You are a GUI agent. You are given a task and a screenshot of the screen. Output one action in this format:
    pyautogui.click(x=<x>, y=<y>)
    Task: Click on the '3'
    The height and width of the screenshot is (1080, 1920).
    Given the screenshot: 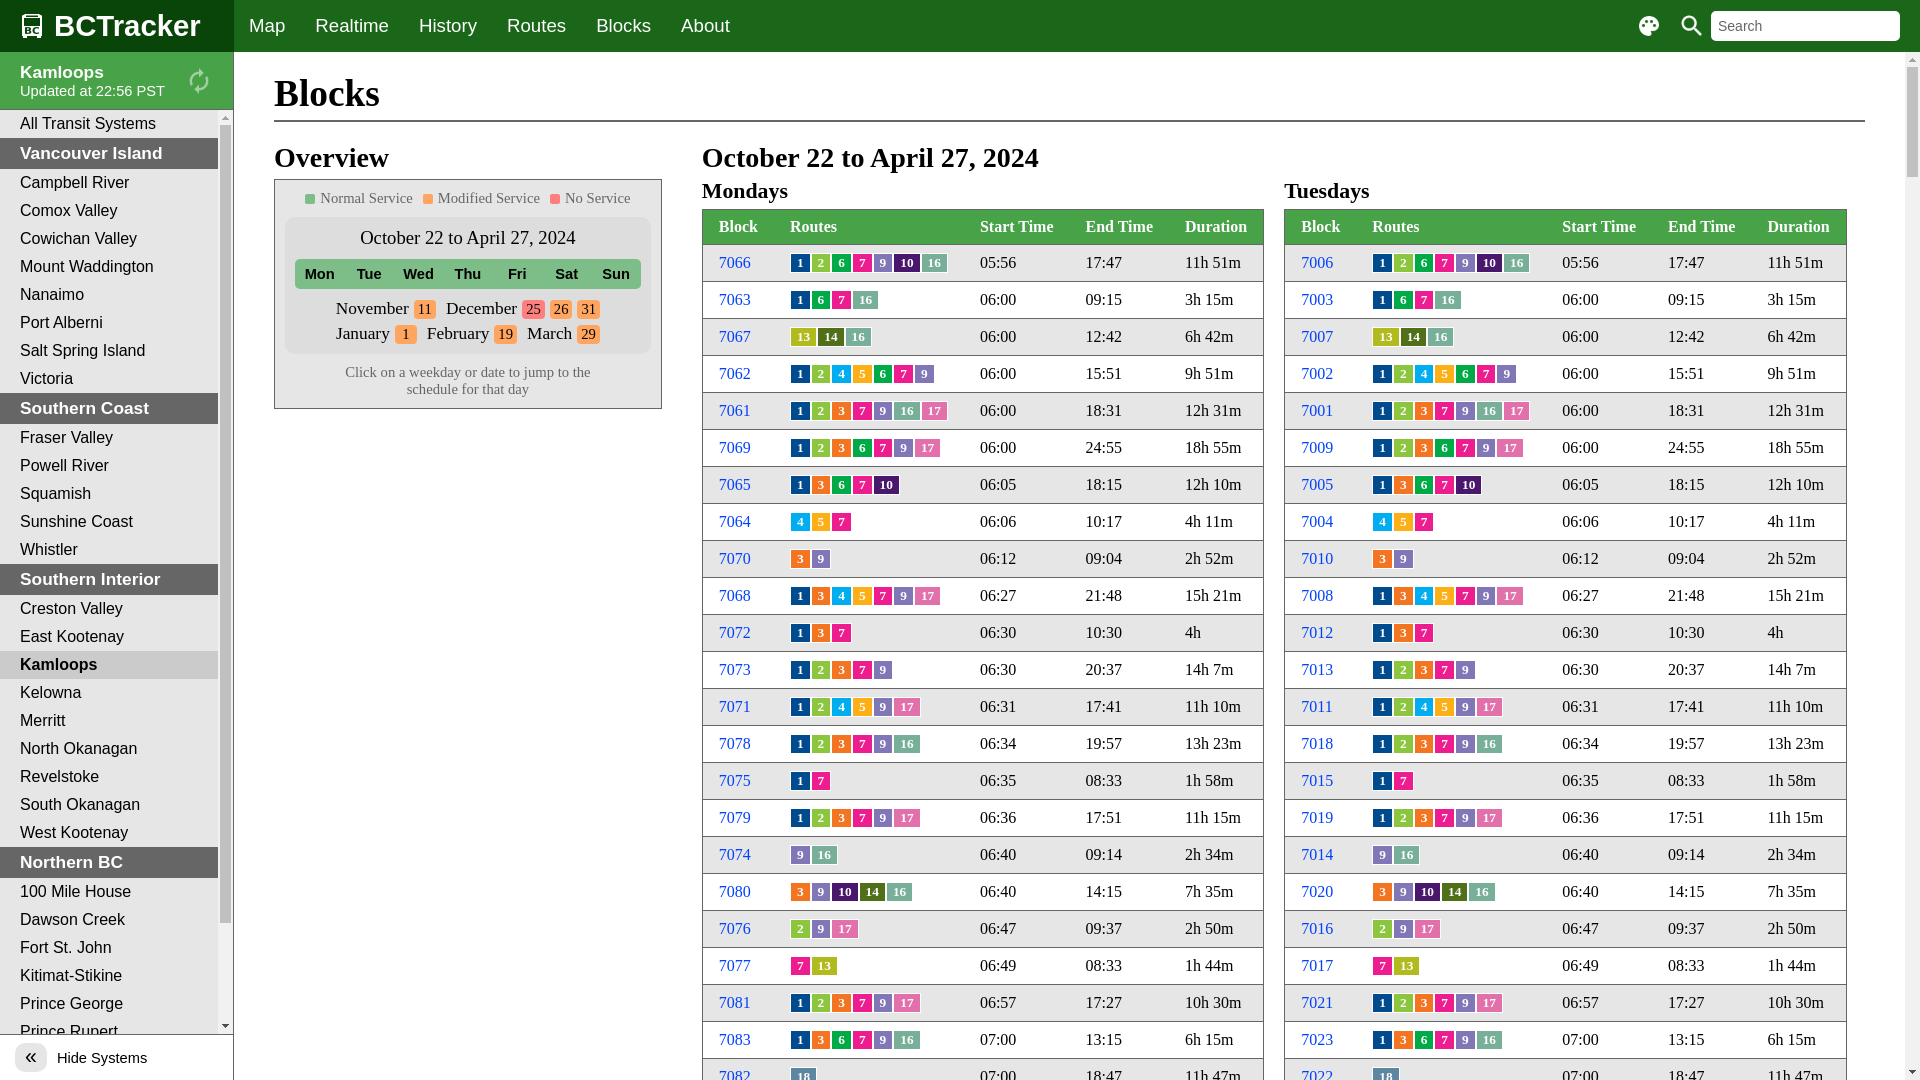 What is the action you would take?
    pyautogui.click(x=1423, y=744)
    